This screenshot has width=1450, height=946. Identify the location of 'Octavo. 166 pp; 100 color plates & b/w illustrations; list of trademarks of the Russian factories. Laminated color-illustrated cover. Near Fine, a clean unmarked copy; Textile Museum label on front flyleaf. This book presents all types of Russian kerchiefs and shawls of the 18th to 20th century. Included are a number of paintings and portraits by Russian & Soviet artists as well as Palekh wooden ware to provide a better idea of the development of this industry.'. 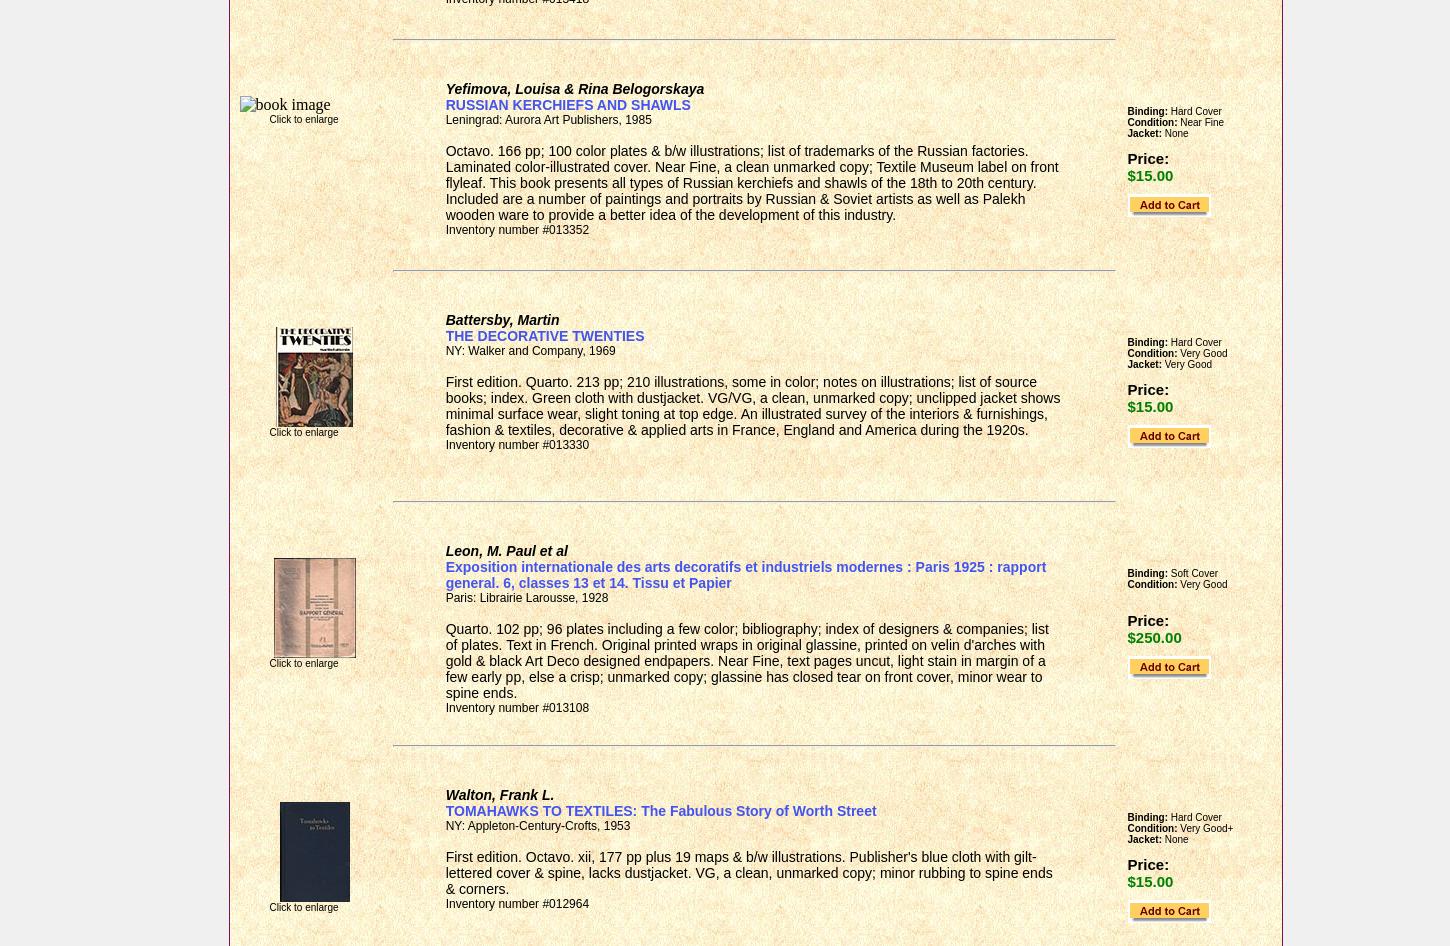
(751, 182).